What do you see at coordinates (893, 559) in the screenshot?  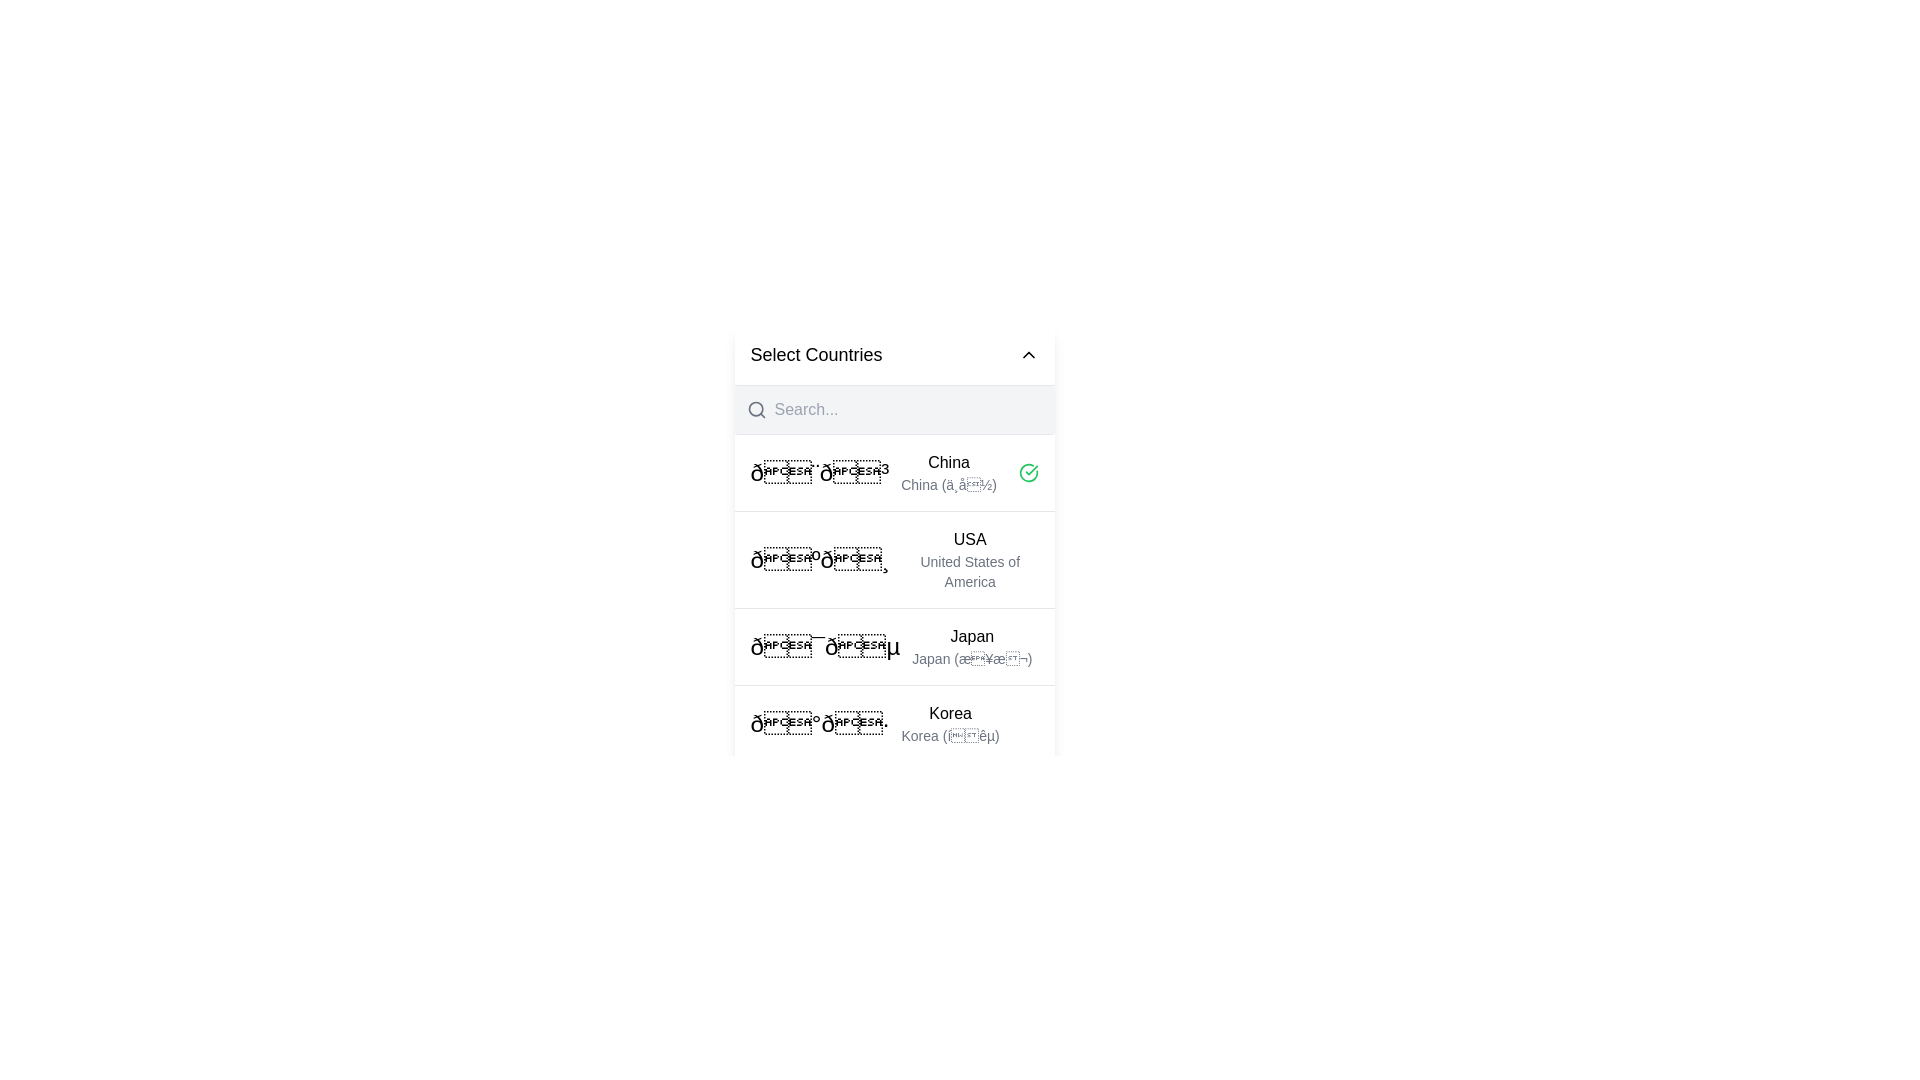 I see `the list item row indicating 'United States'` at bounding box center [893, 559].